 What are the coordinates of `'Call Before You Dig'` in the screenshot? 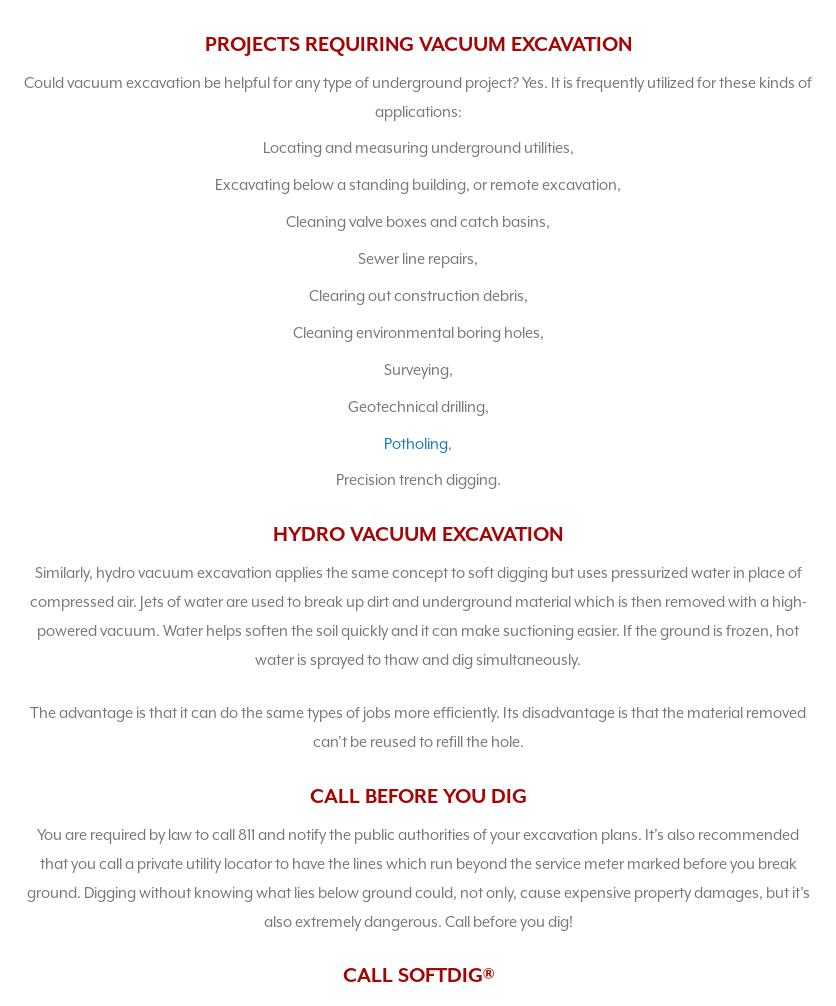 It's located at (416, 794).